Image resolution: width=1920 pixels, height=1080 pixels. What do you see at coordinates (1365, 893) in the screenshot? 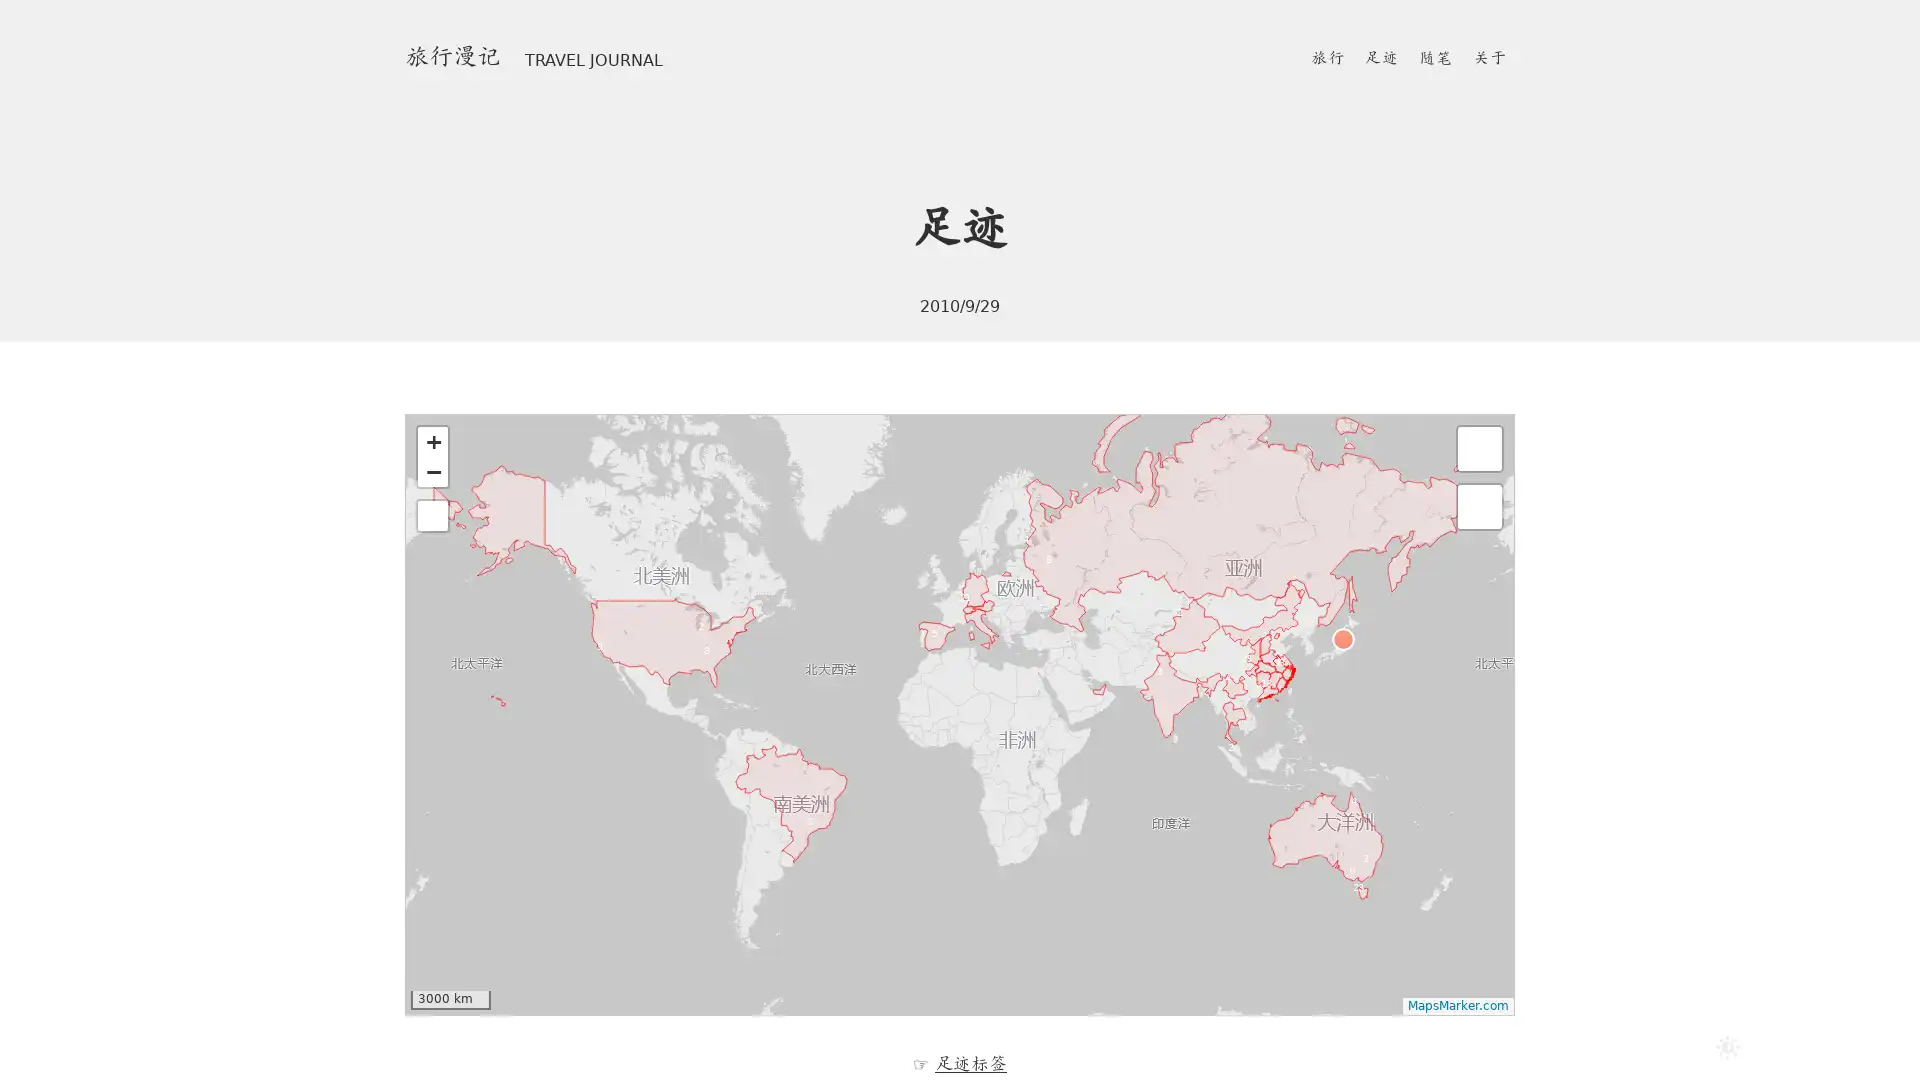
I see `23` at bounding box center [1365, 893].